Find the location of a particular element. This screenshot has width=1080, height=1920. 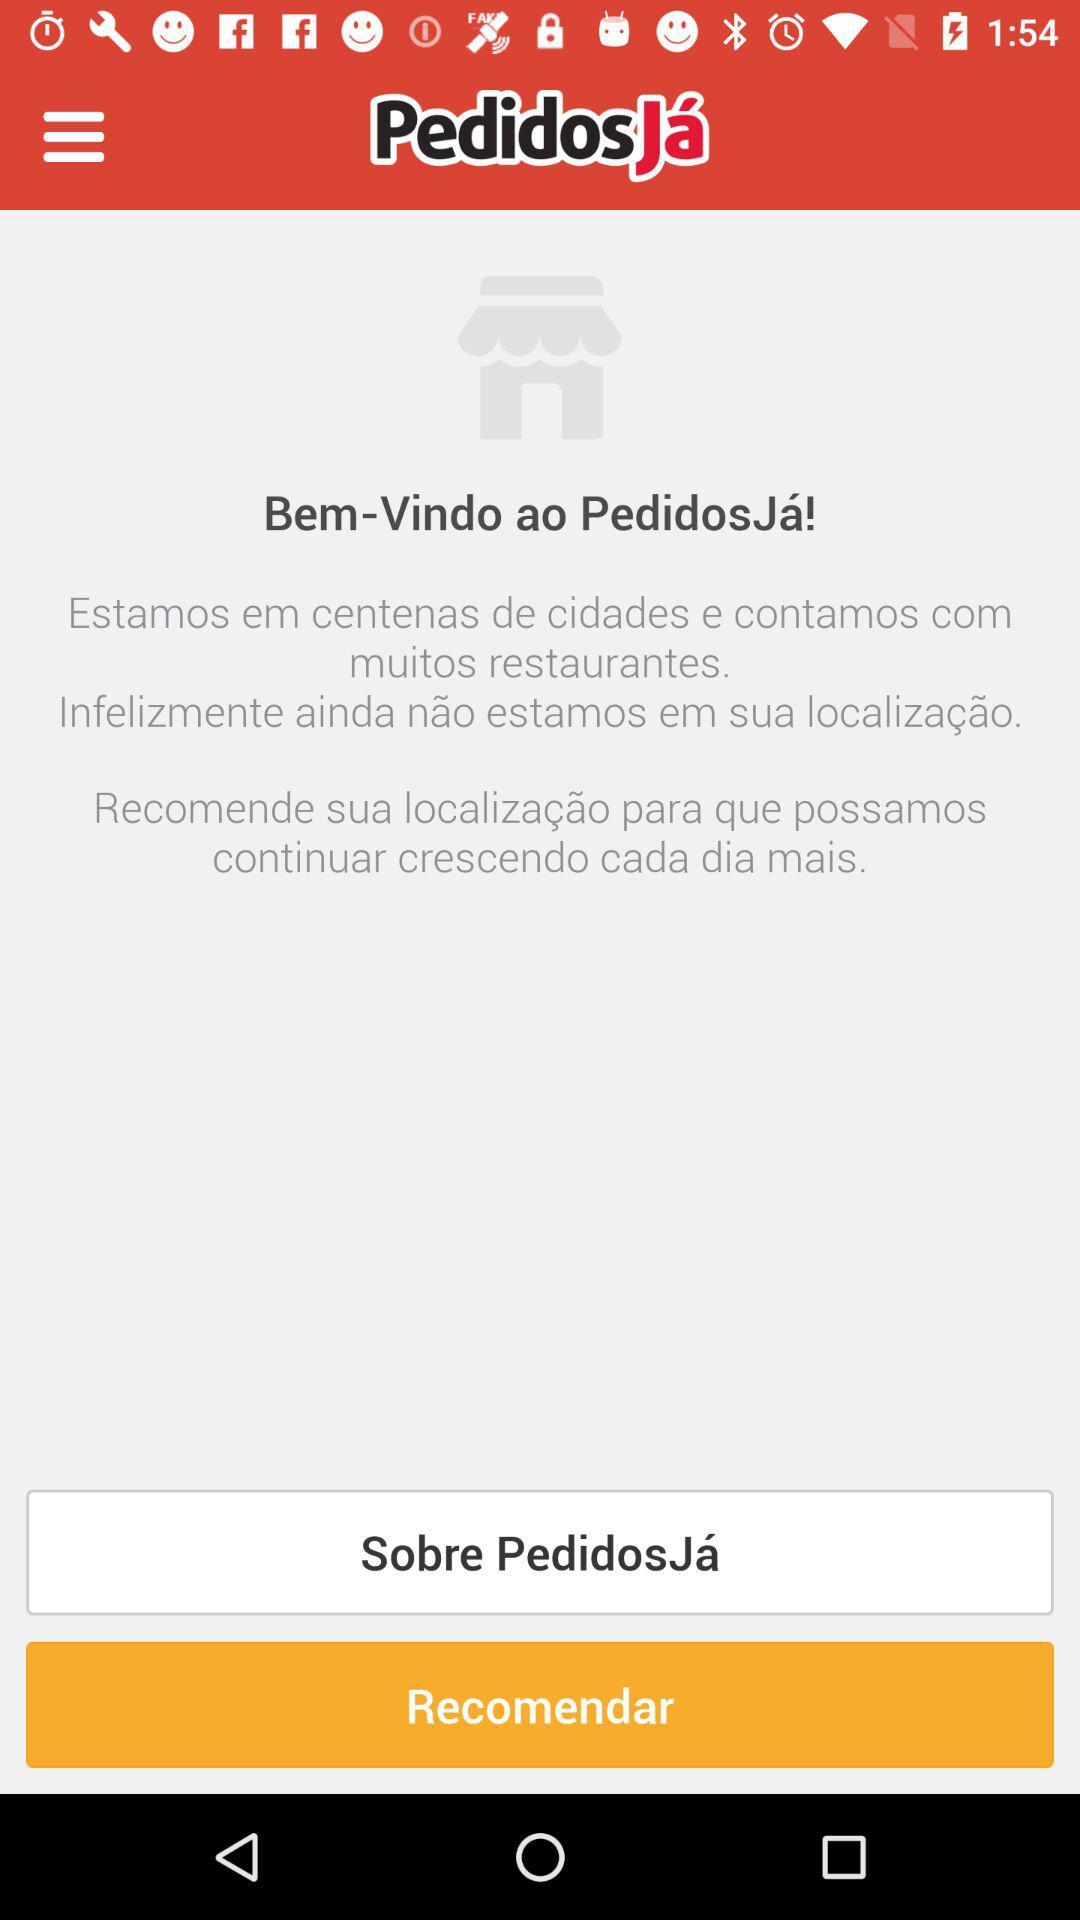

open options is located at coordinates (72, 135).